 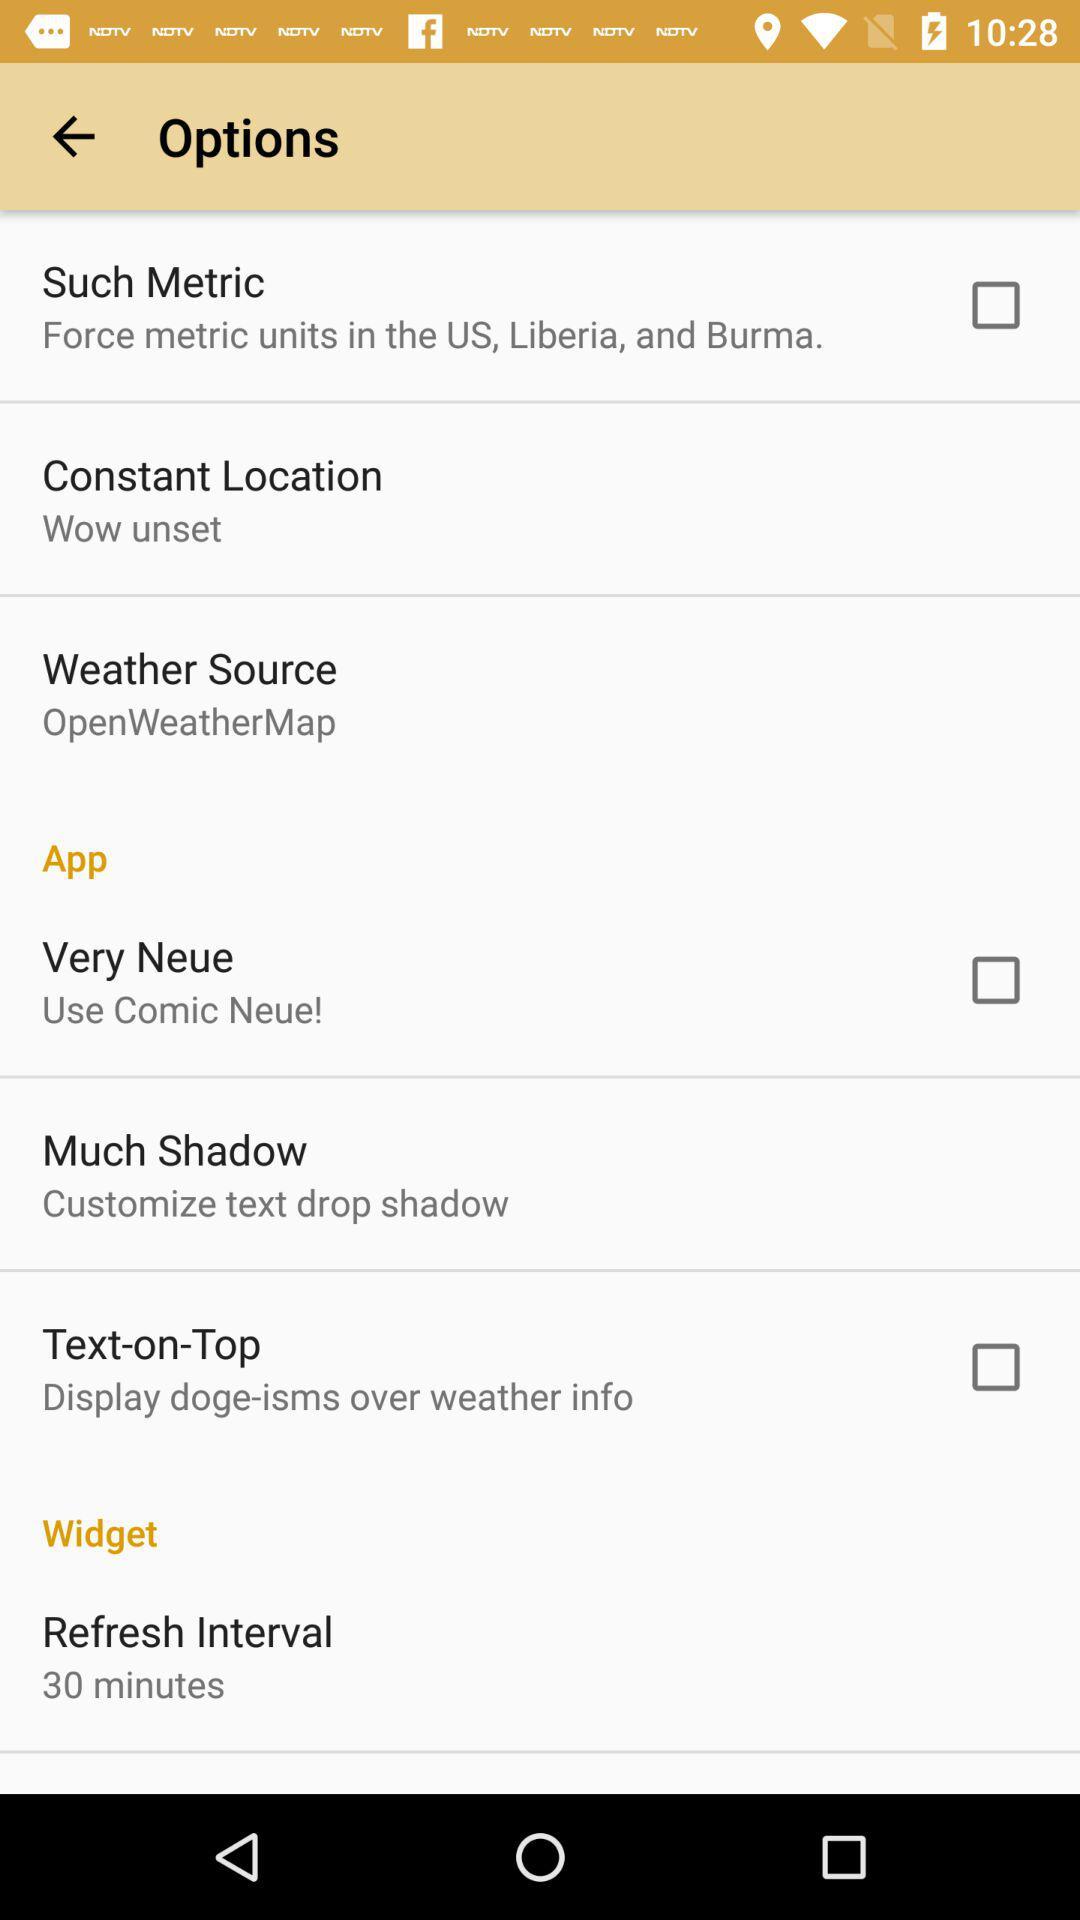 I want to click on constant location item, so click(x=212, y=473).